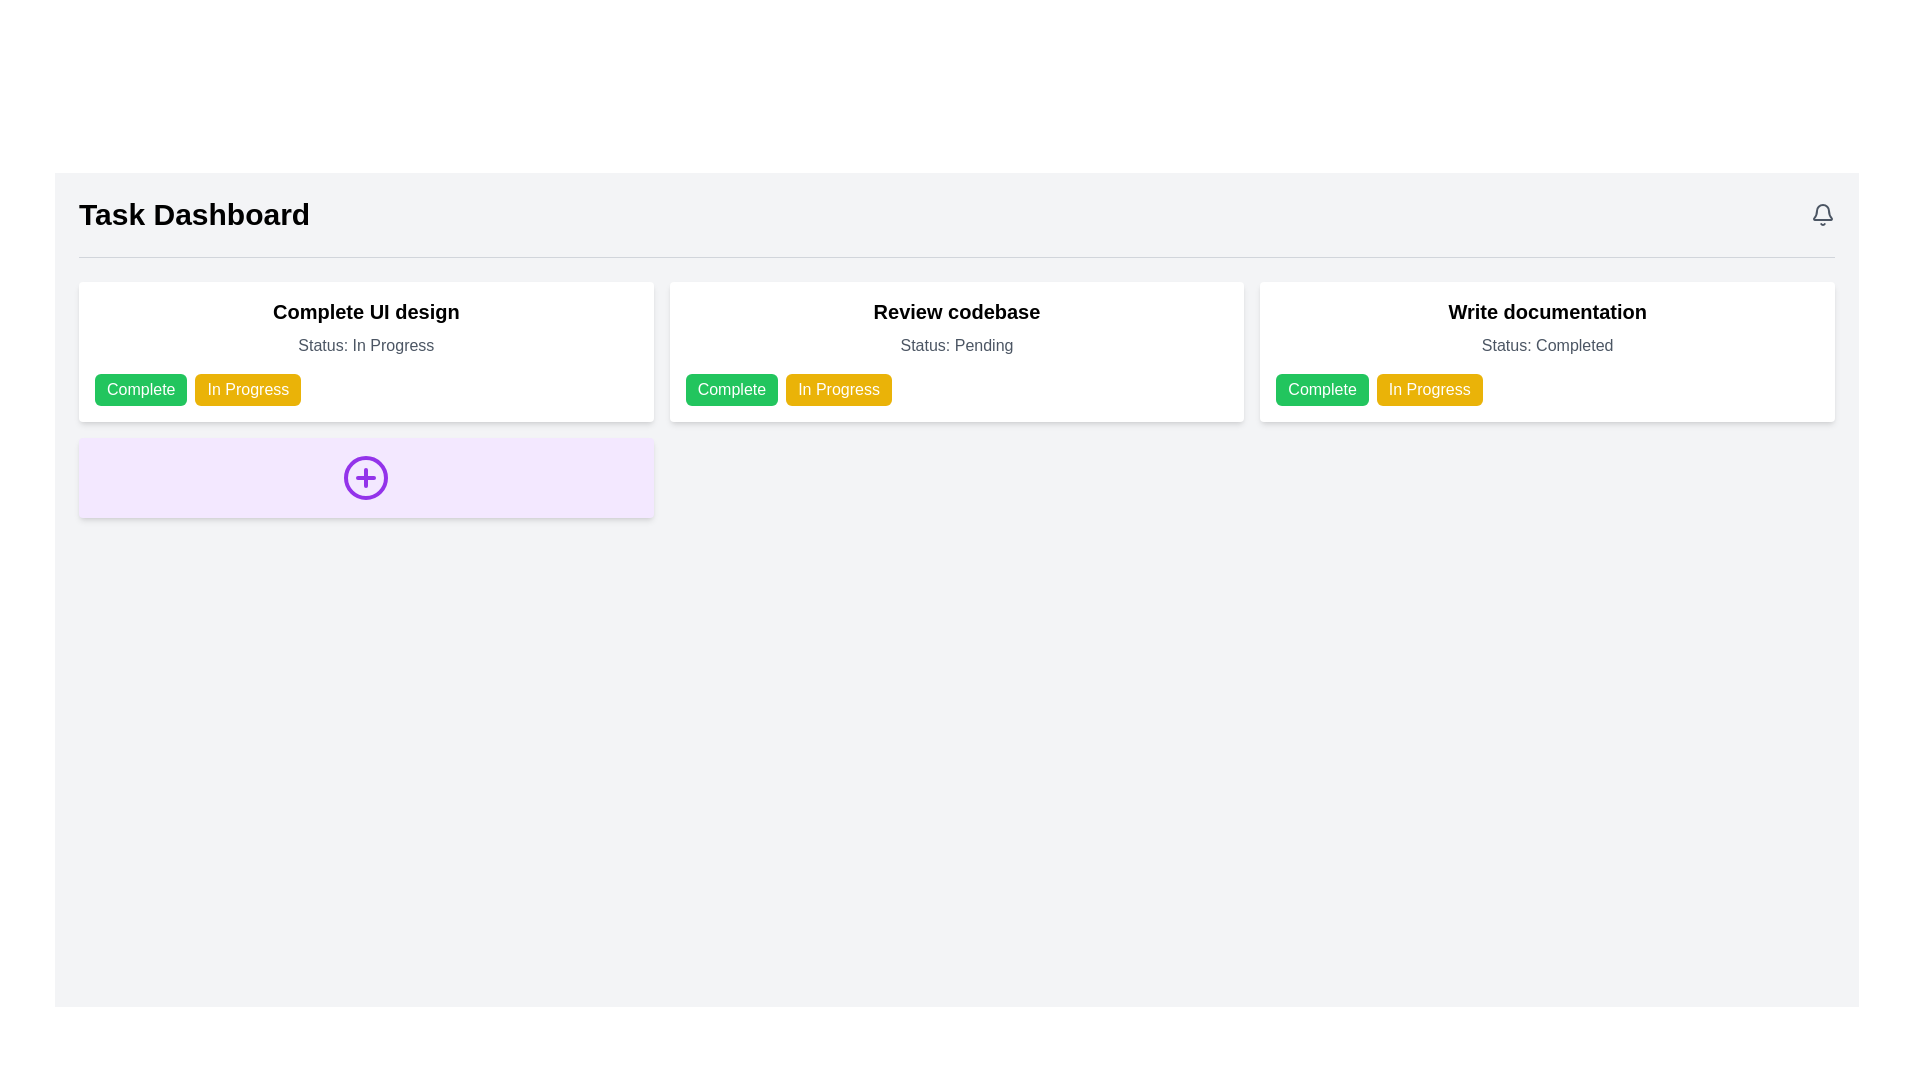 This screenshot has width=1920, height=1080. What do you see at coordinates (1546, 345) in the screenshot?
I see `the informational text displaying 'Status: Completed', which is located beneath the title 'Write documentation' in the rightmost task card` at bounding box center [1546, 345].